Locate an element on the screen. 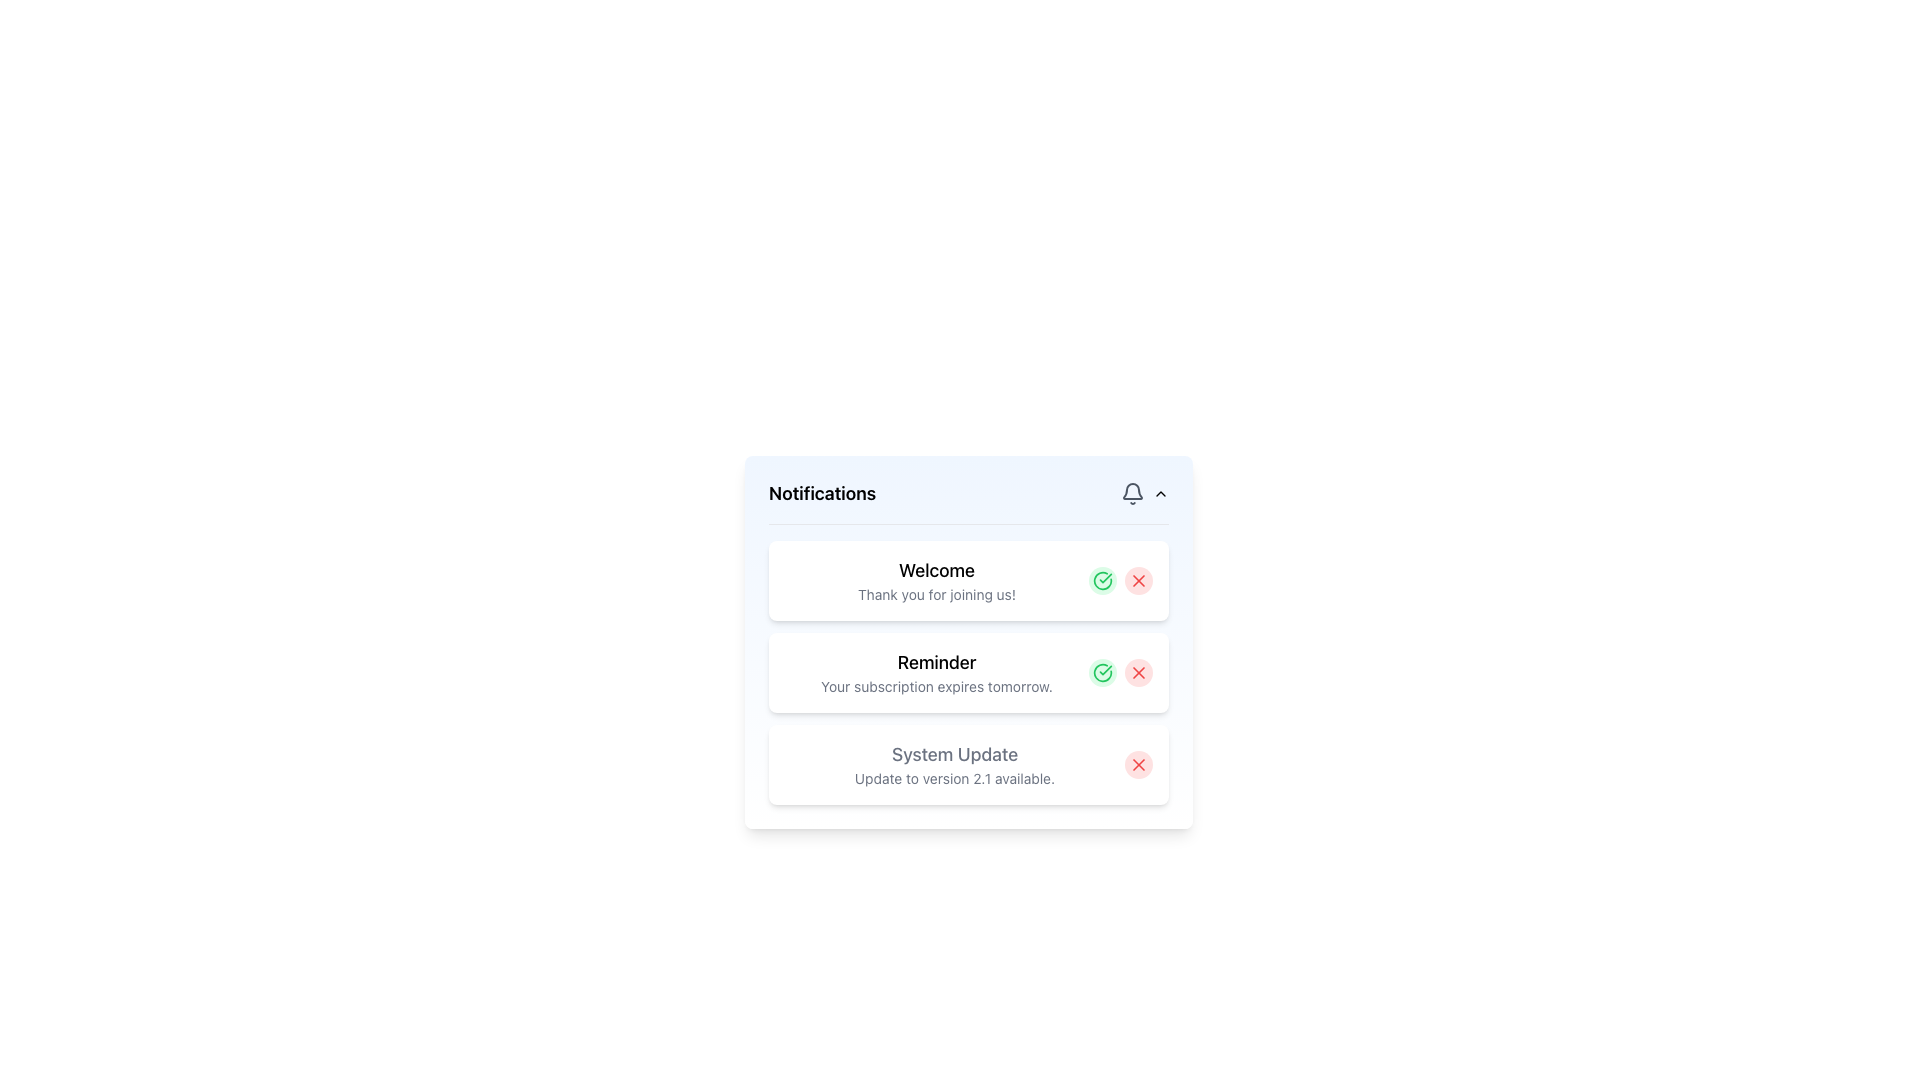  the third Informational Notification Box that informs the user about a system update available, which is located below the 'Reminder' box is located at coordinates (969, 764).